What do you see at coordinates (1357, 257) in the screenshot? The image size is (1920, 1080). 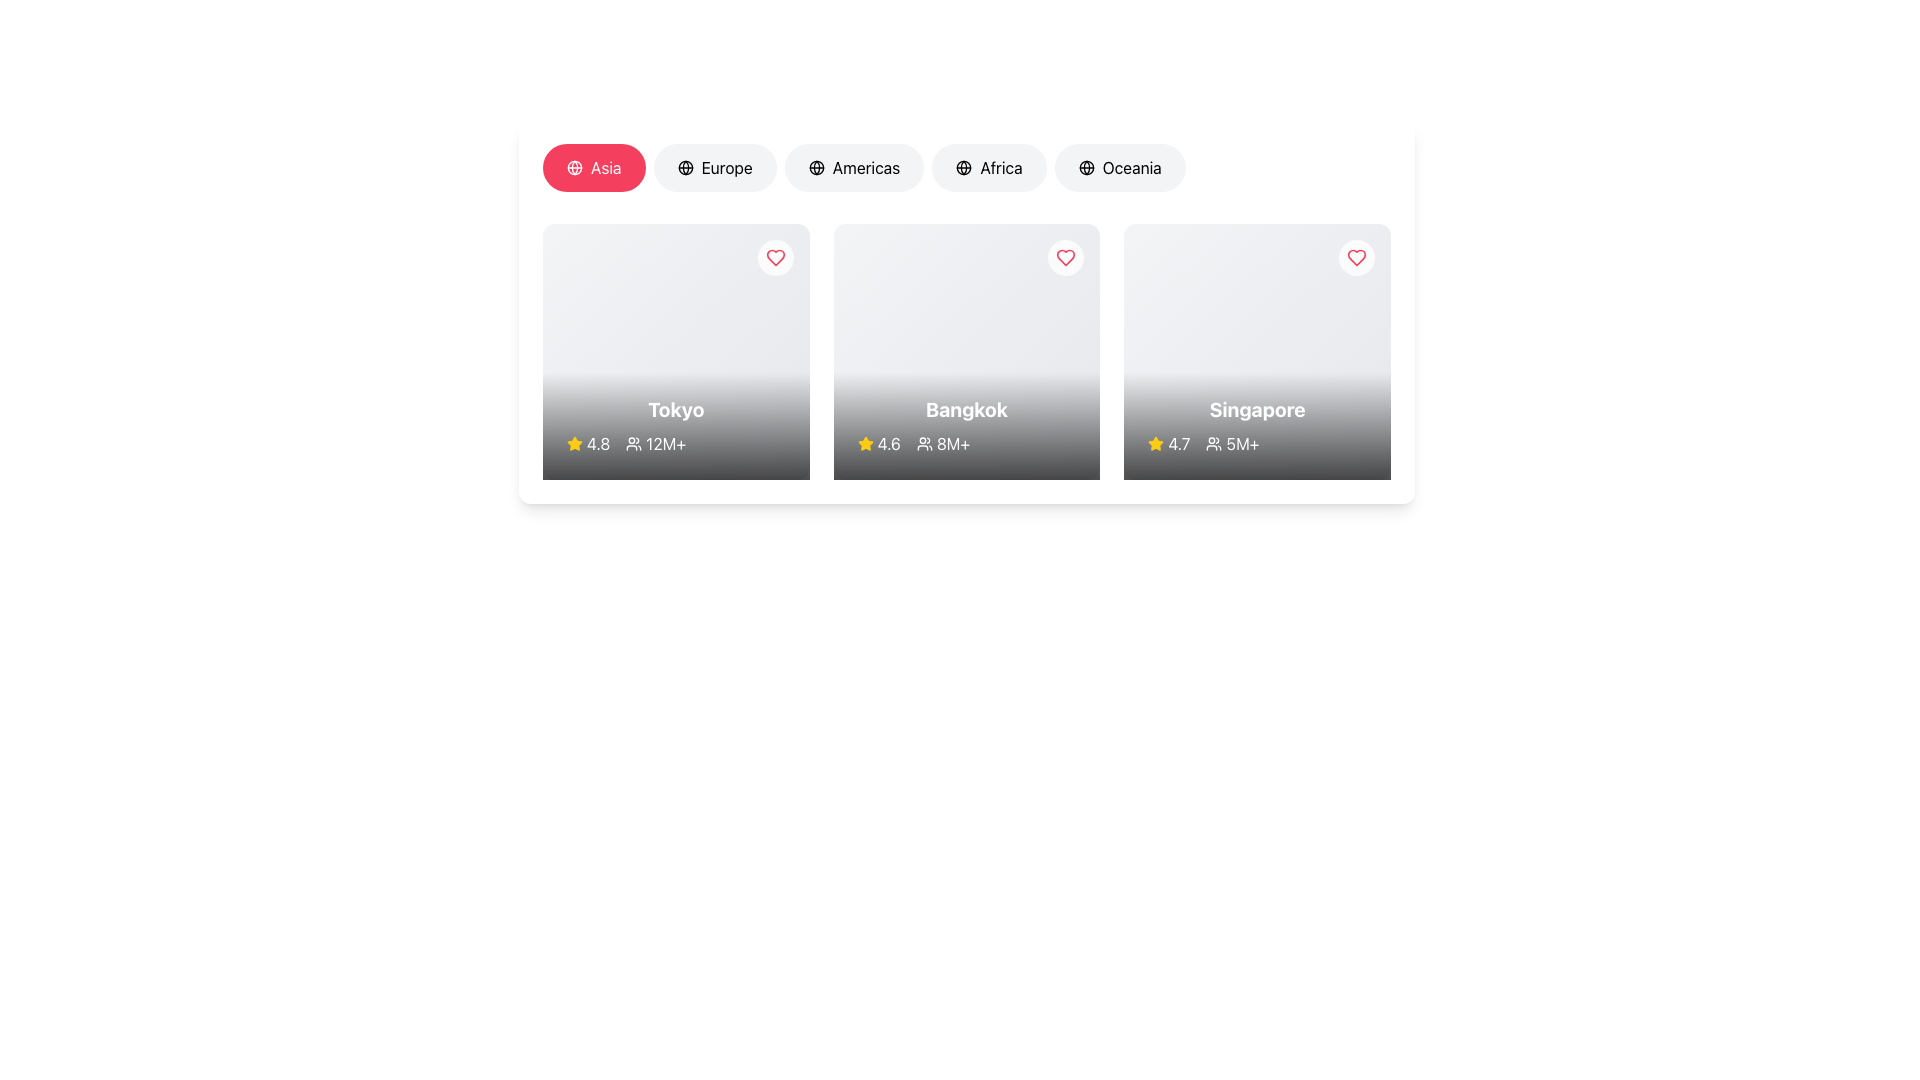 I see `the heart icon button located in the top-right corner of the card for 'Singapore' to mark it as a favorite` at bounding box center [1357, 257].